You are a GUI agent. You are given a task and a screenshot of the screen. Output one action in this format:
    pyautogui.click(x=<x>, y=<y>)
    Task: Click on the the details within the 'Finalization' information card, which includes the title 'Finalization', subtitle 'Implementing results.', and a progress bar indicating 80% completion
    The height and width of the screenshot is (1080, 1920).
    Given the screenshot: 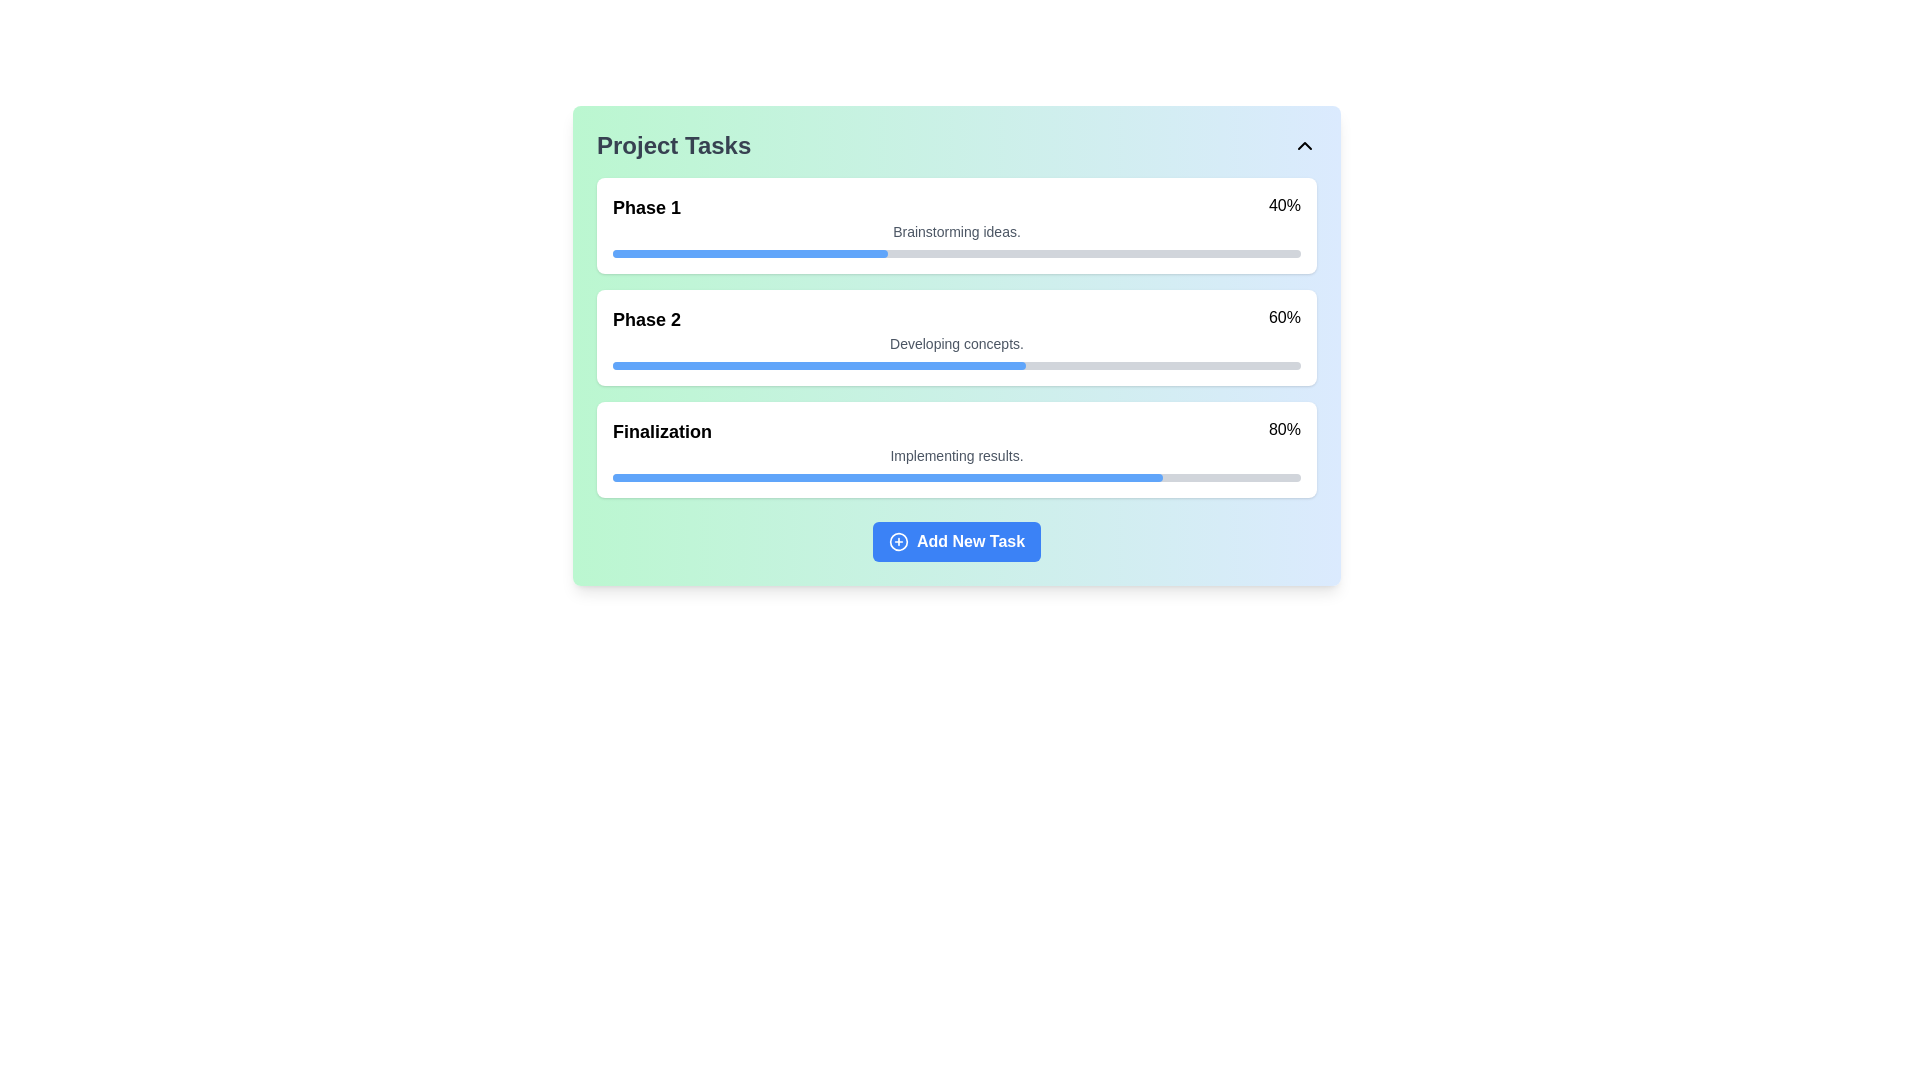 What is the action you would take?
    pyautogui.click(x=955, y=450)
    